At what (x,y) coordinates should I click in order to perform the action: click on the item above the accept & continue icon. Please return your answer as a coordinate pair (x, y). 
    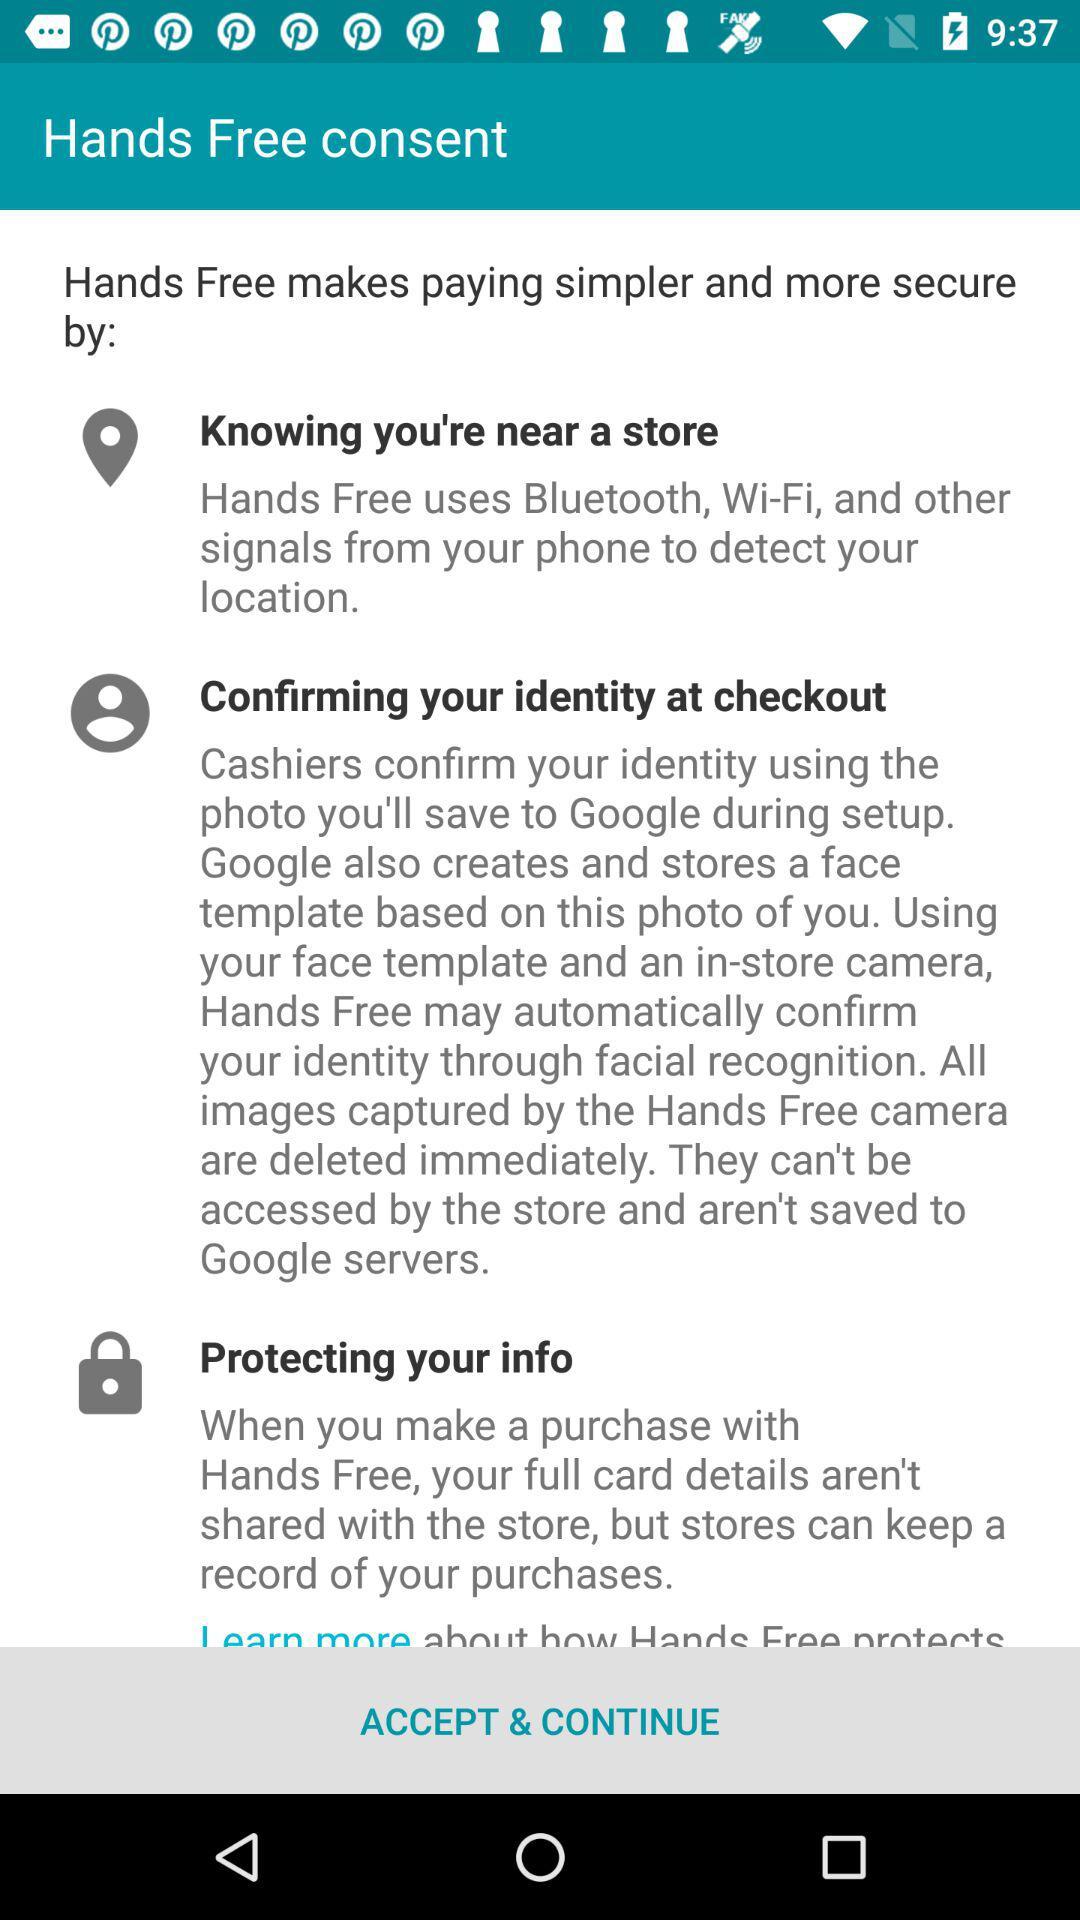
    Looking at the image, I should click on (639, 1623).